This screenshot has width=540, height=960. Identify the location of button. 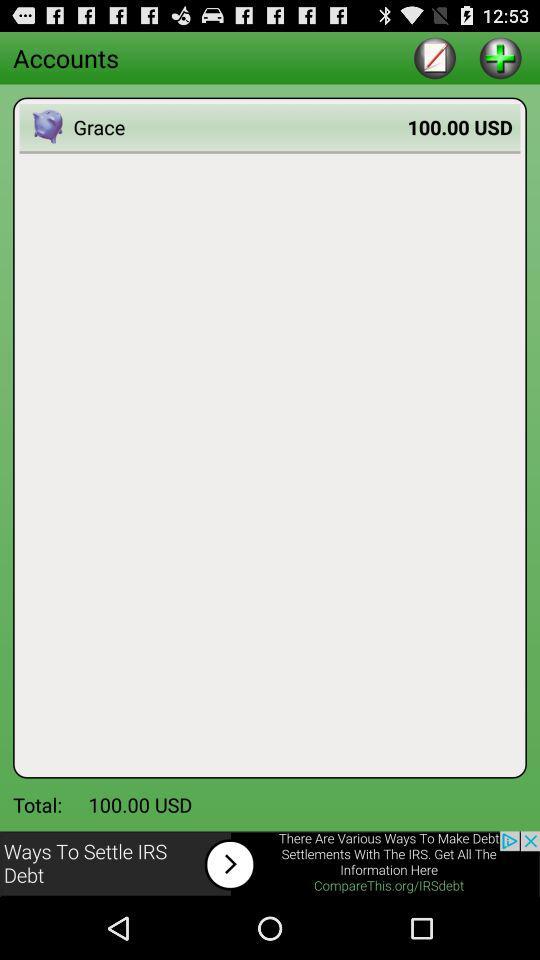
(499, 56).